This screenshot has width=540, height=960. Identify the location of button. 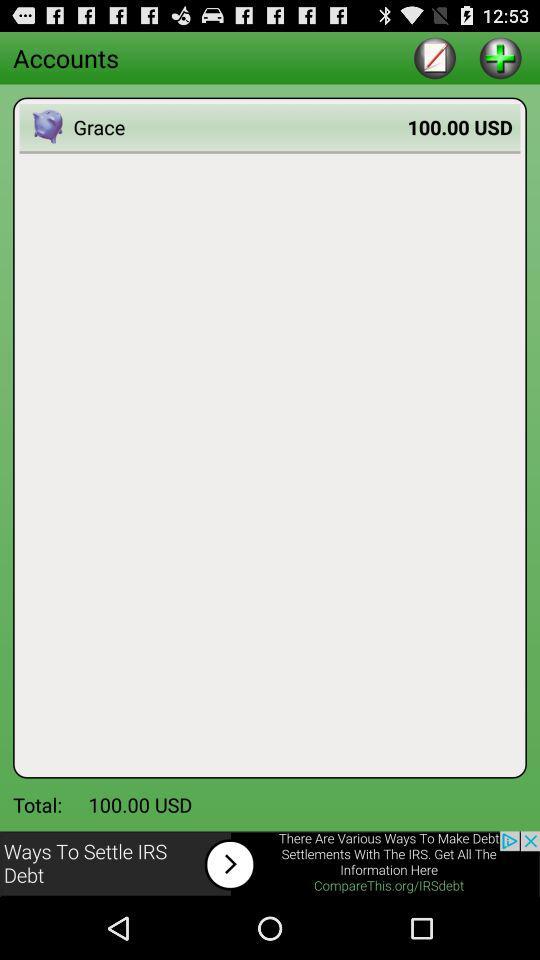
(499, 56).